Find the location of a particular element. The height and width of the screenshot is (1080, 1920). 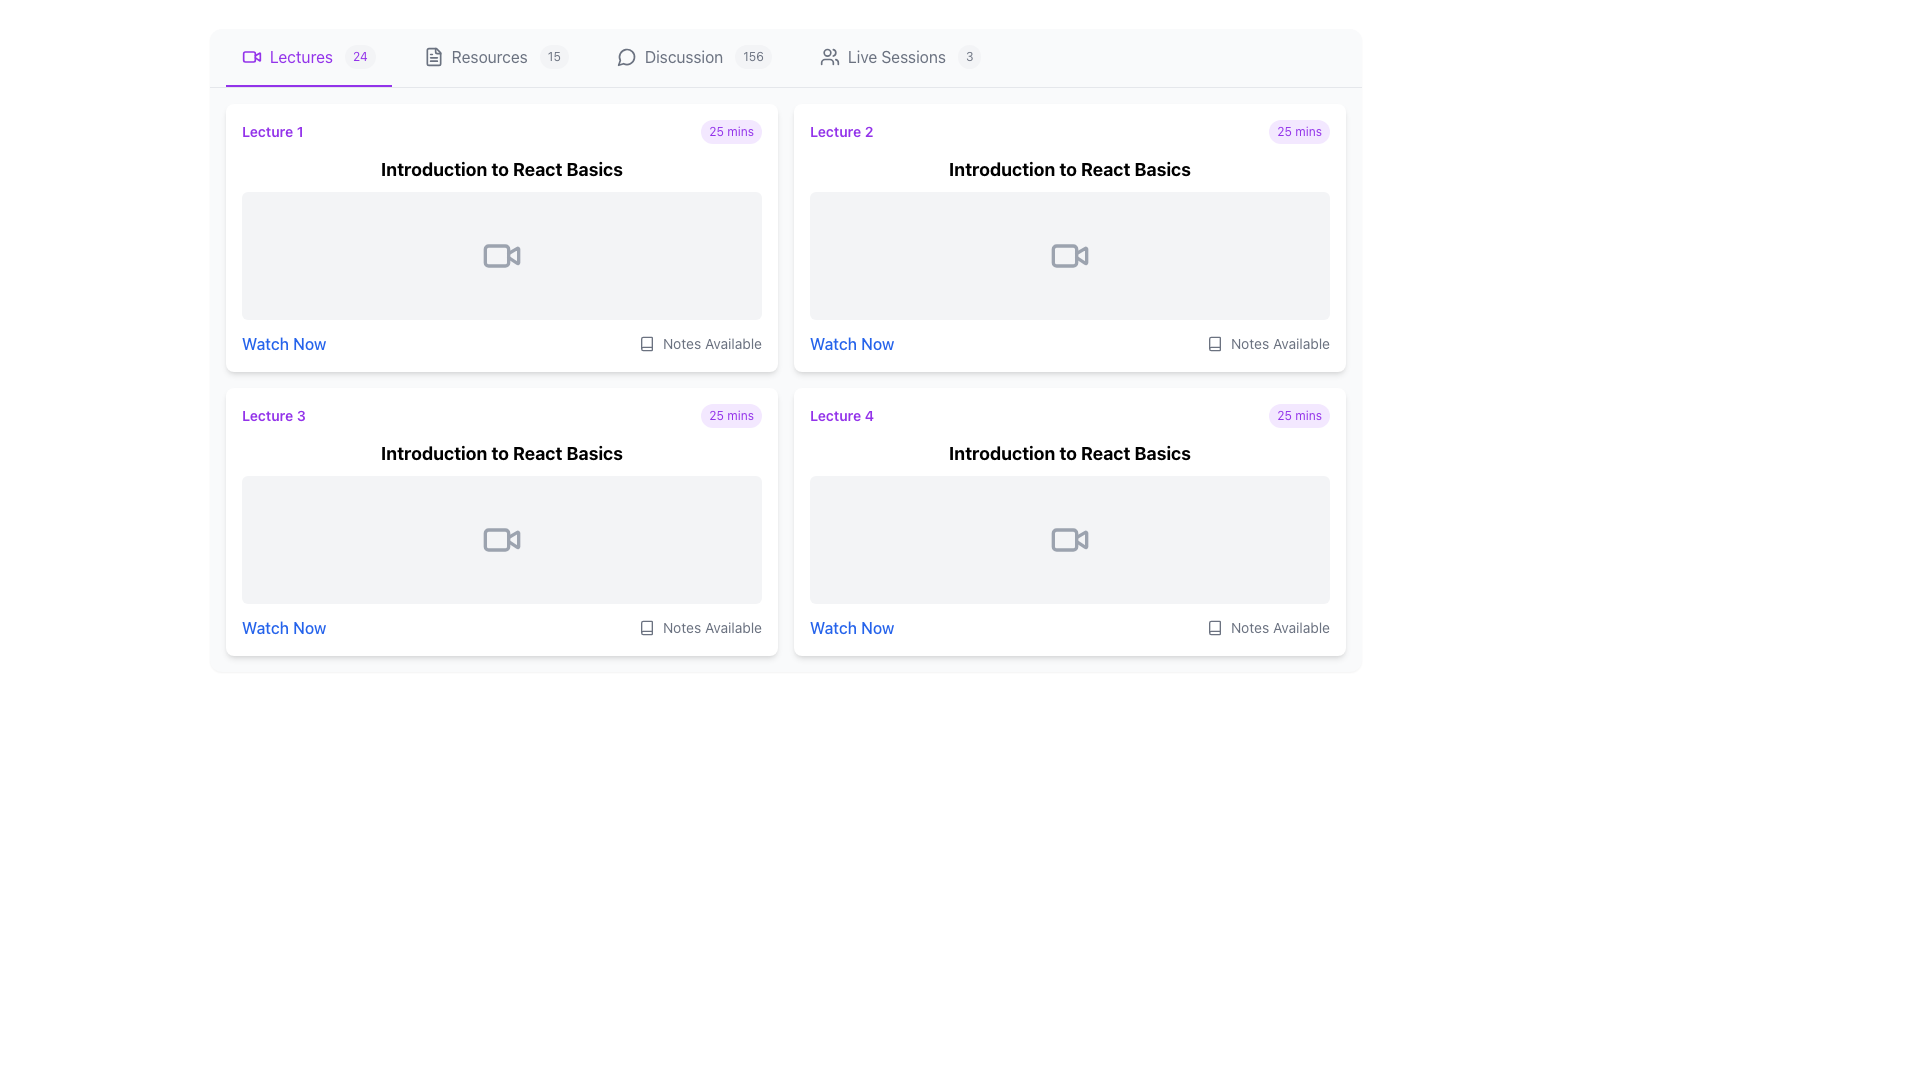

the text label element styled with a purple, bold font that contains the words 'Lecture 3', located in the header area of a content block is located at coordinates (272, 415).